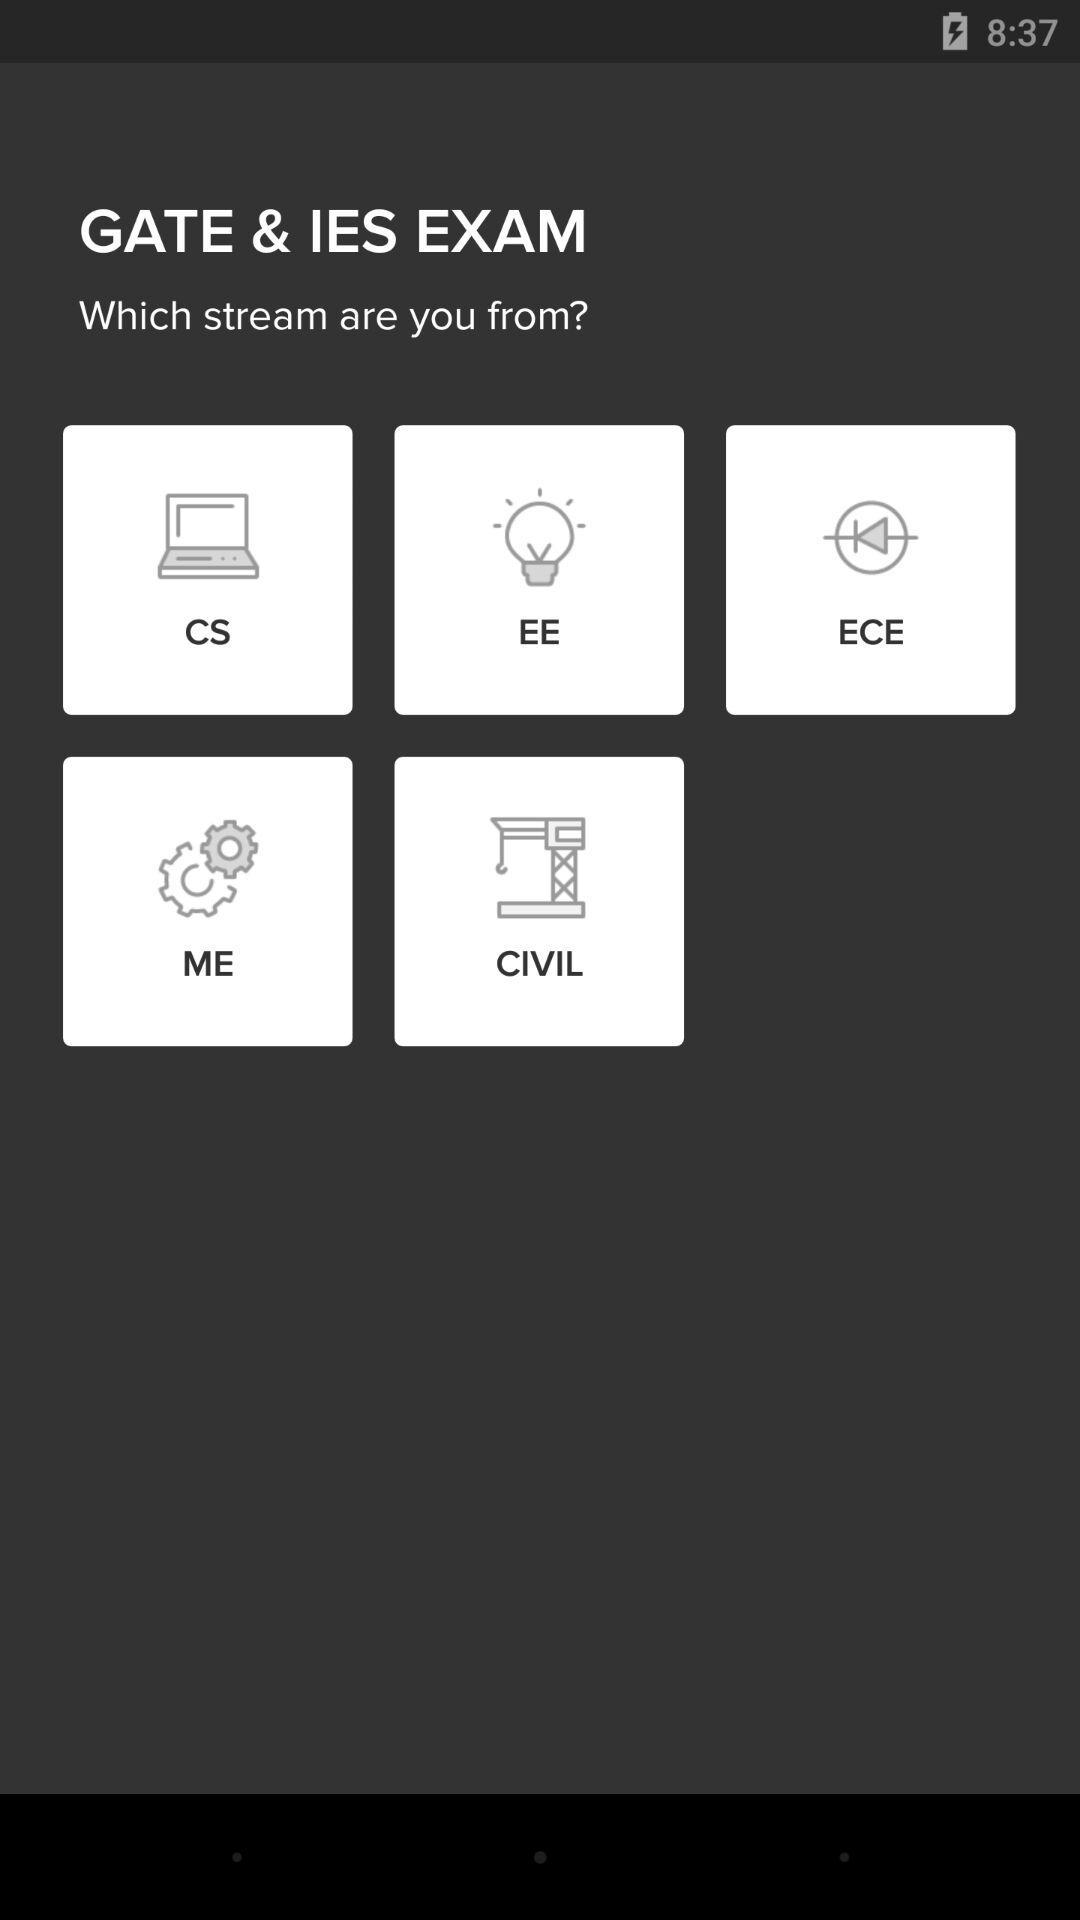  Describe the element at coordinates (538, 537) in the screenshot. I see `the bulb symbol present above ee` at that location.